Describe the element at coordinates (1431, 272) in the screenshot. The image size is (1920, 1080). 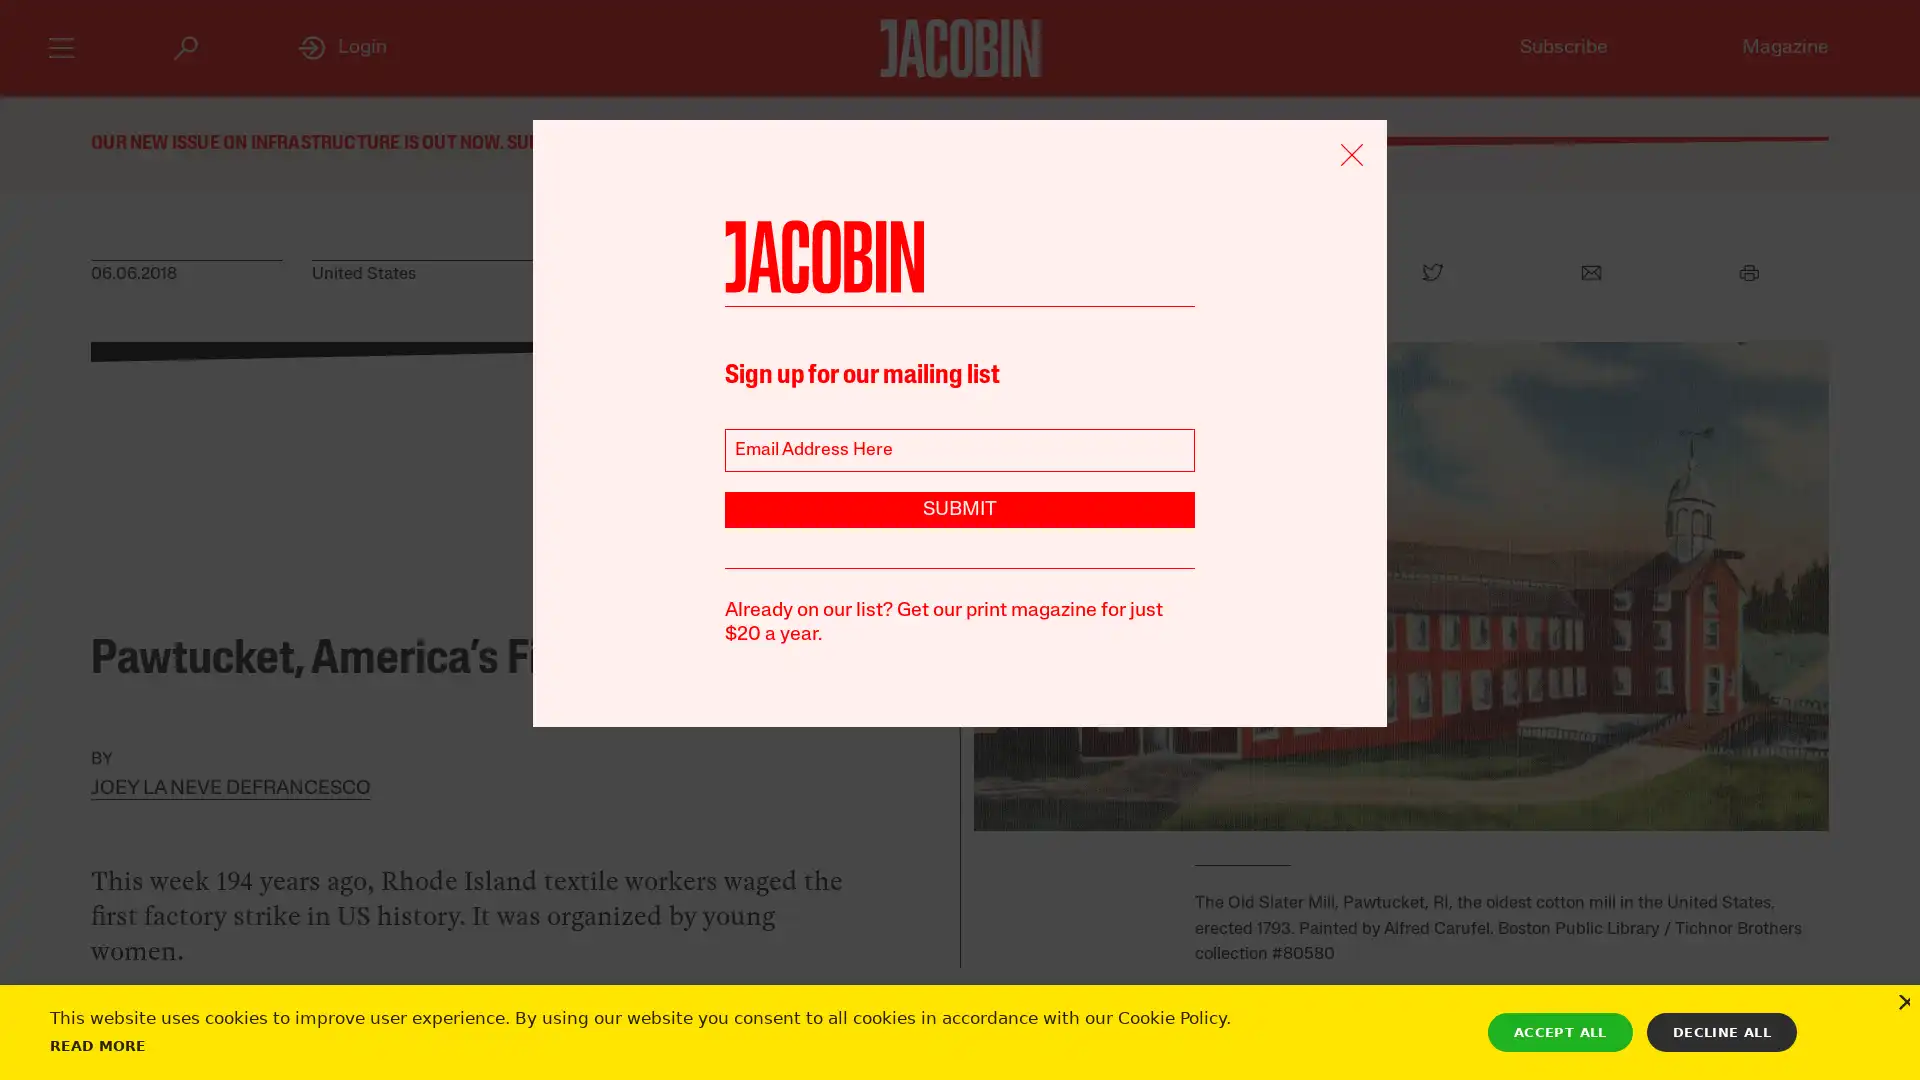
I see `Twitter Icon` at that location.